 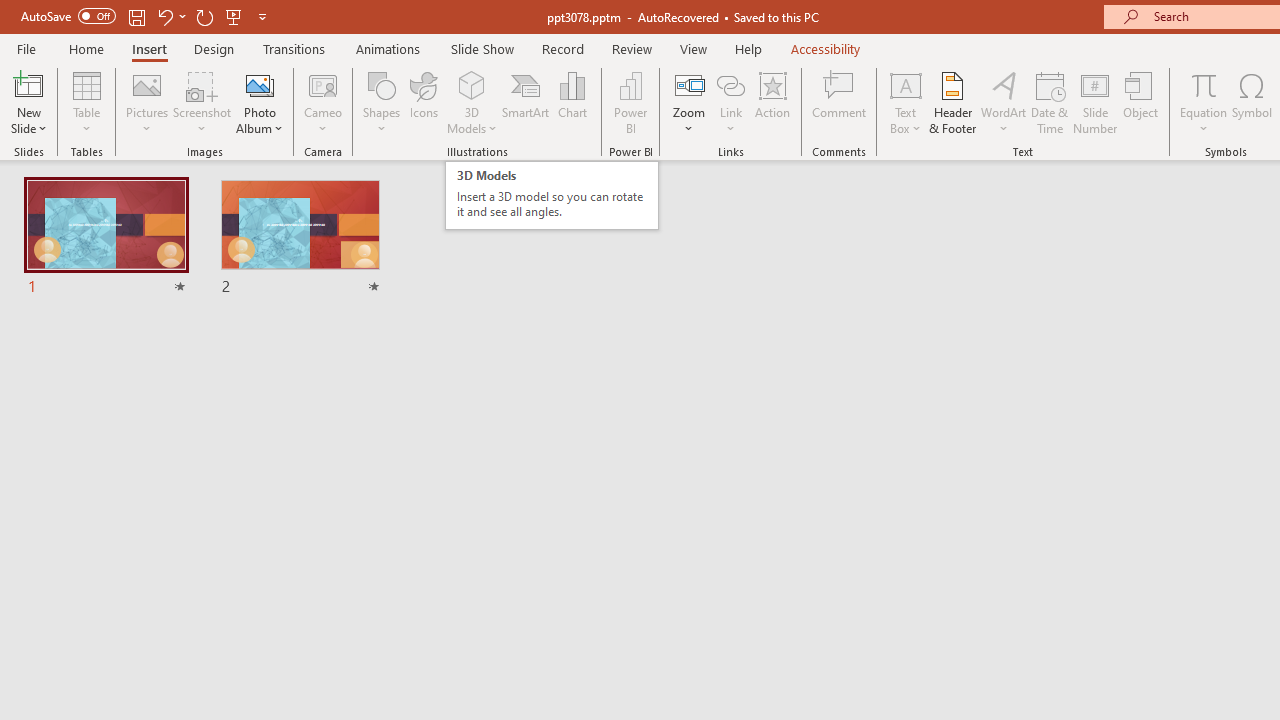 What do you see at coordinates (258, 103) in the screenshot?
I see `'Photo Album...'` at bounding box center [258, 103].